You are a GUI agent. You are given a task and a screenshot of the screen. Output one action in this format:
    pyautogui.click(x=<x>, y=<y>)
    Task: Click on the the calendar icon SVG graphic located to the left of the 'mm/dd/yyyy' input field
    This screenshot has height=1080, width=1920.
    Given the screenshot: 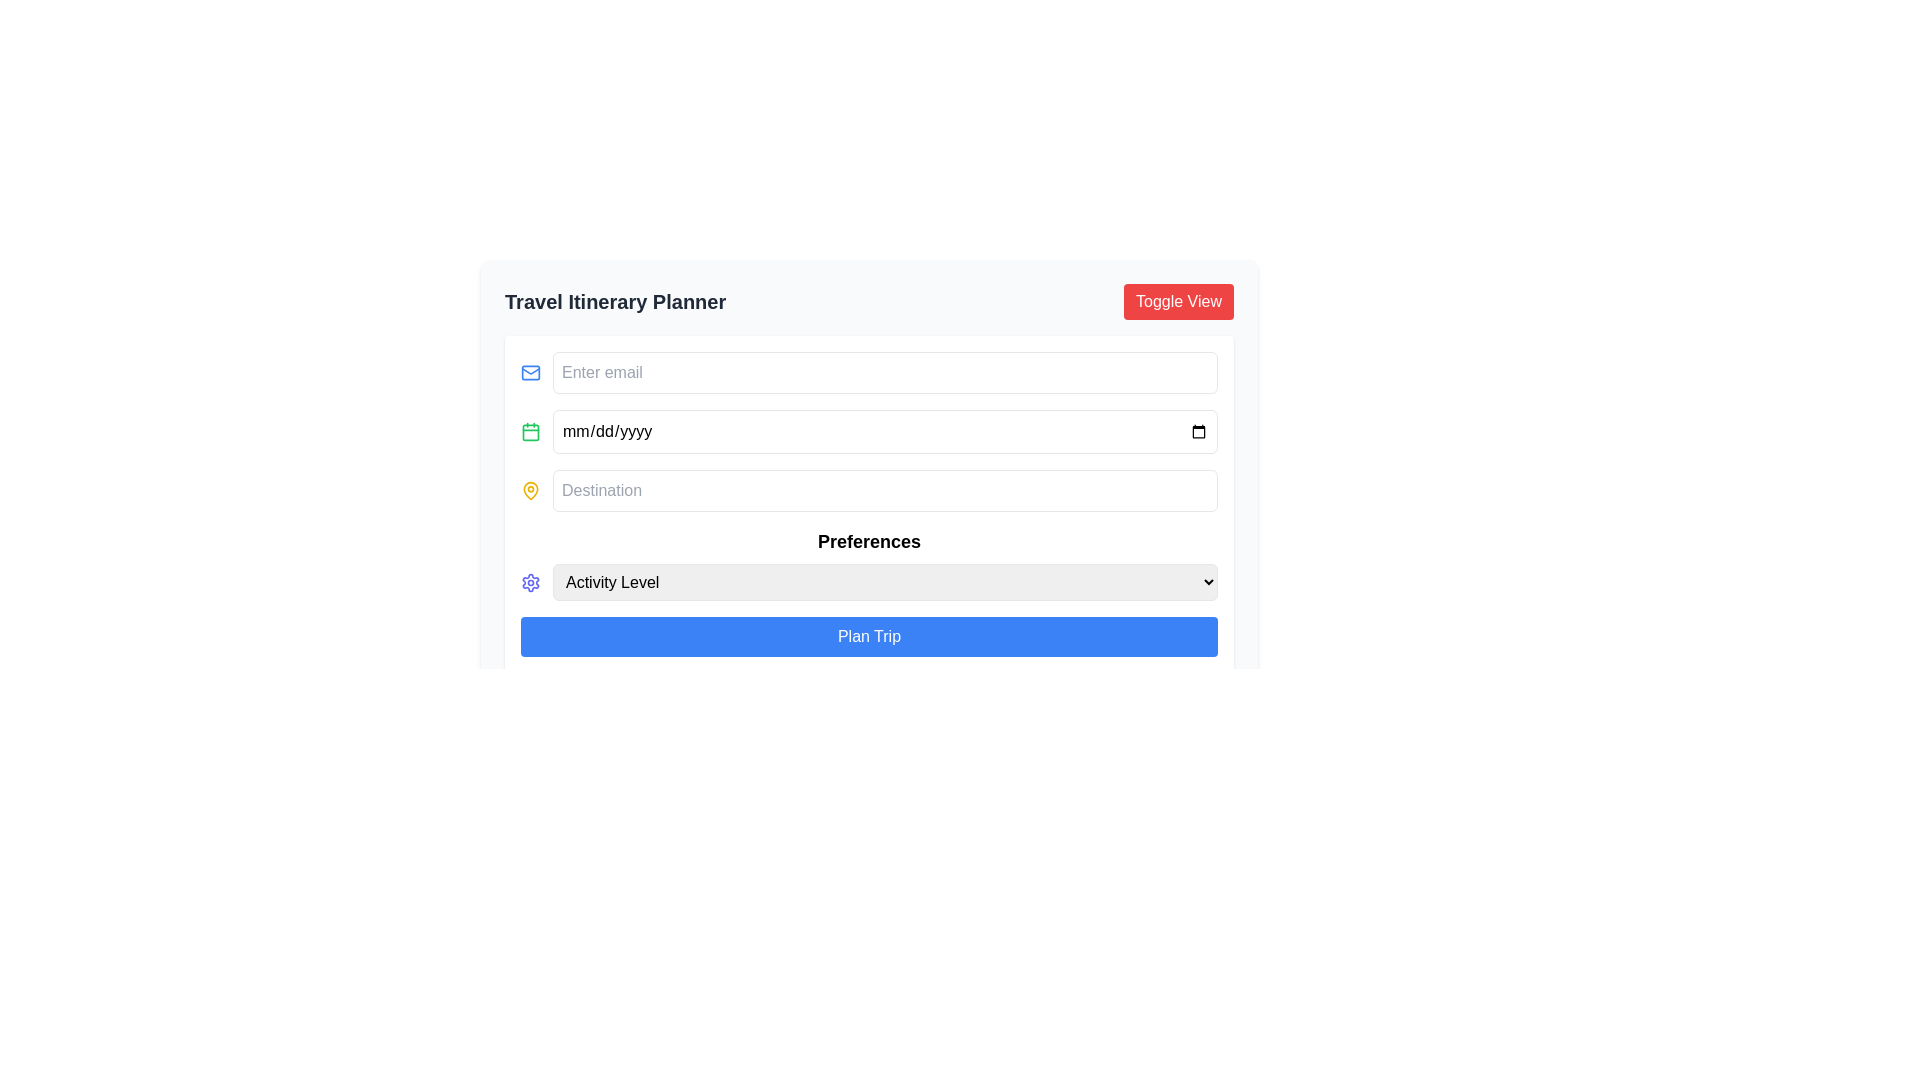 What is the action you would take?
    pyautogui.click(x=531, y=431)
    